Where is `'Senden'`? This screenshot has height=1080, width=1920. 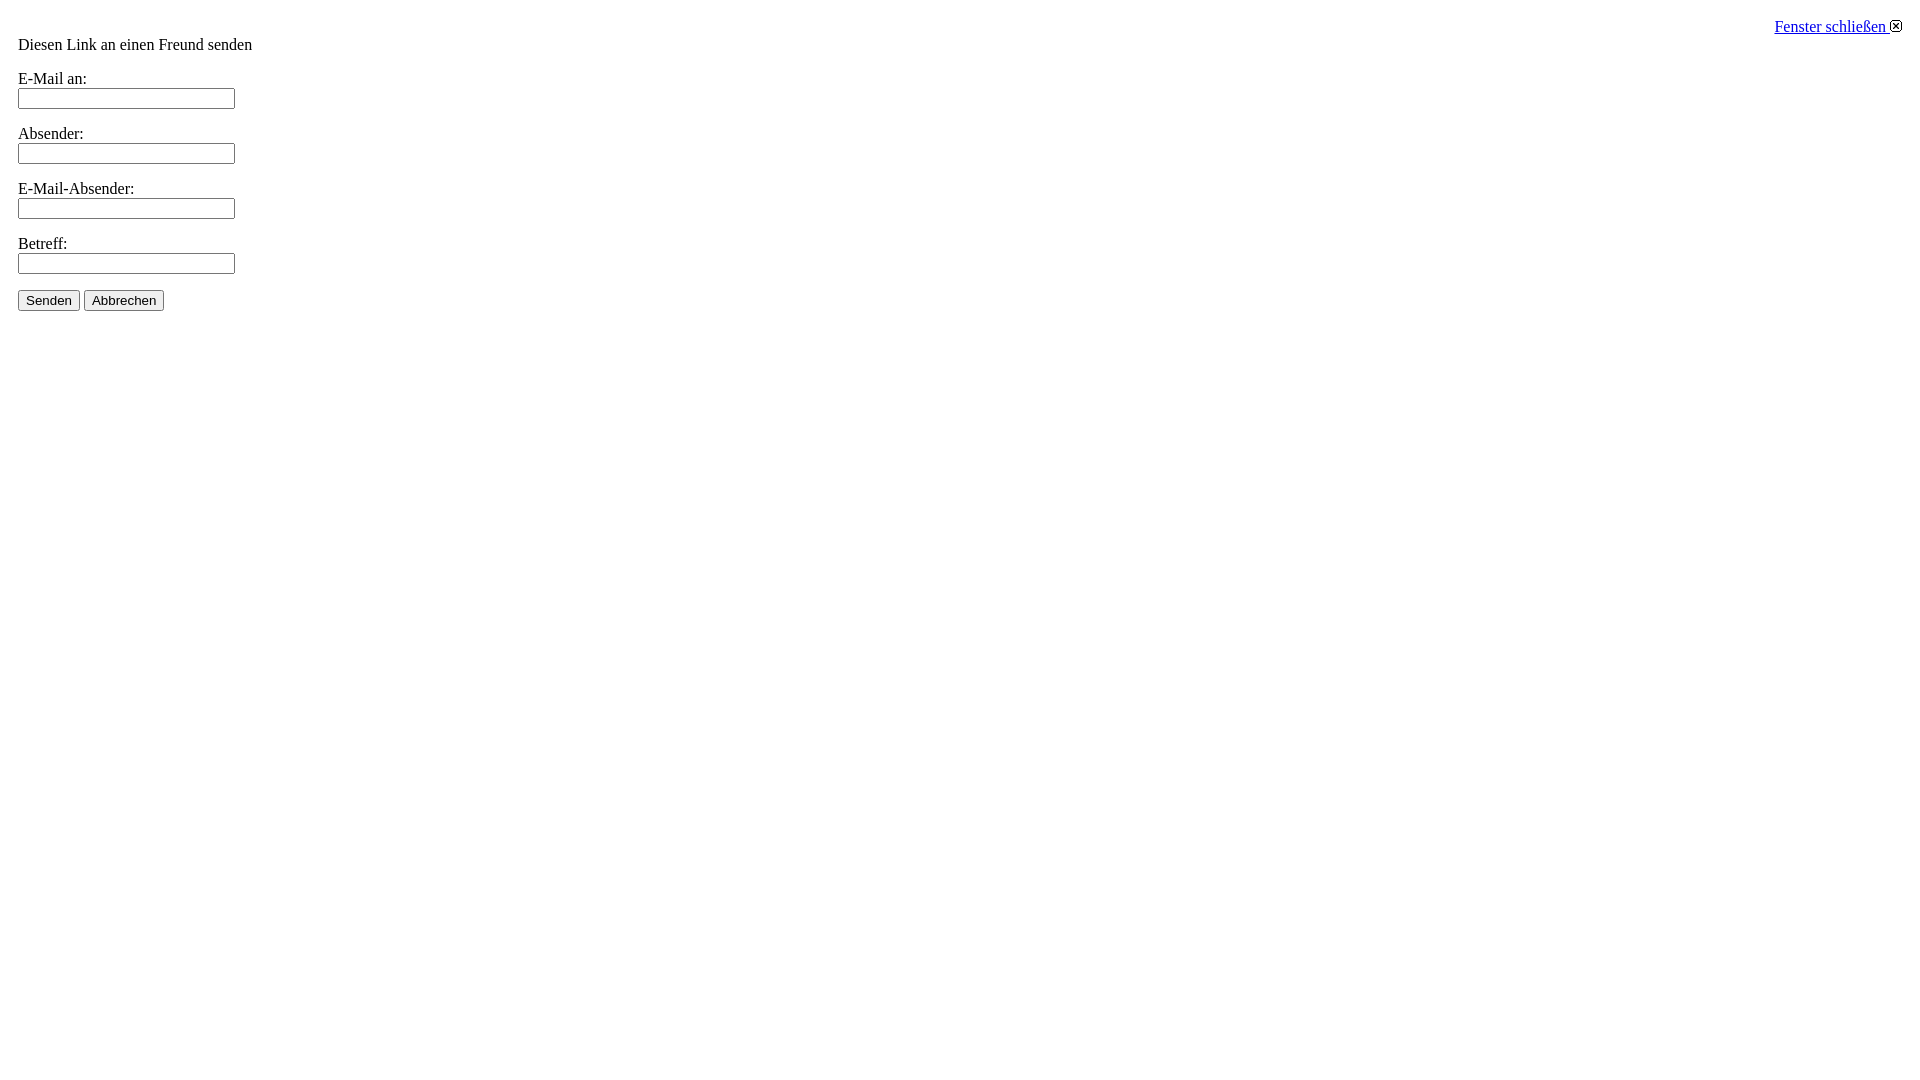
'Senden' is located at coordinates (48, 300).